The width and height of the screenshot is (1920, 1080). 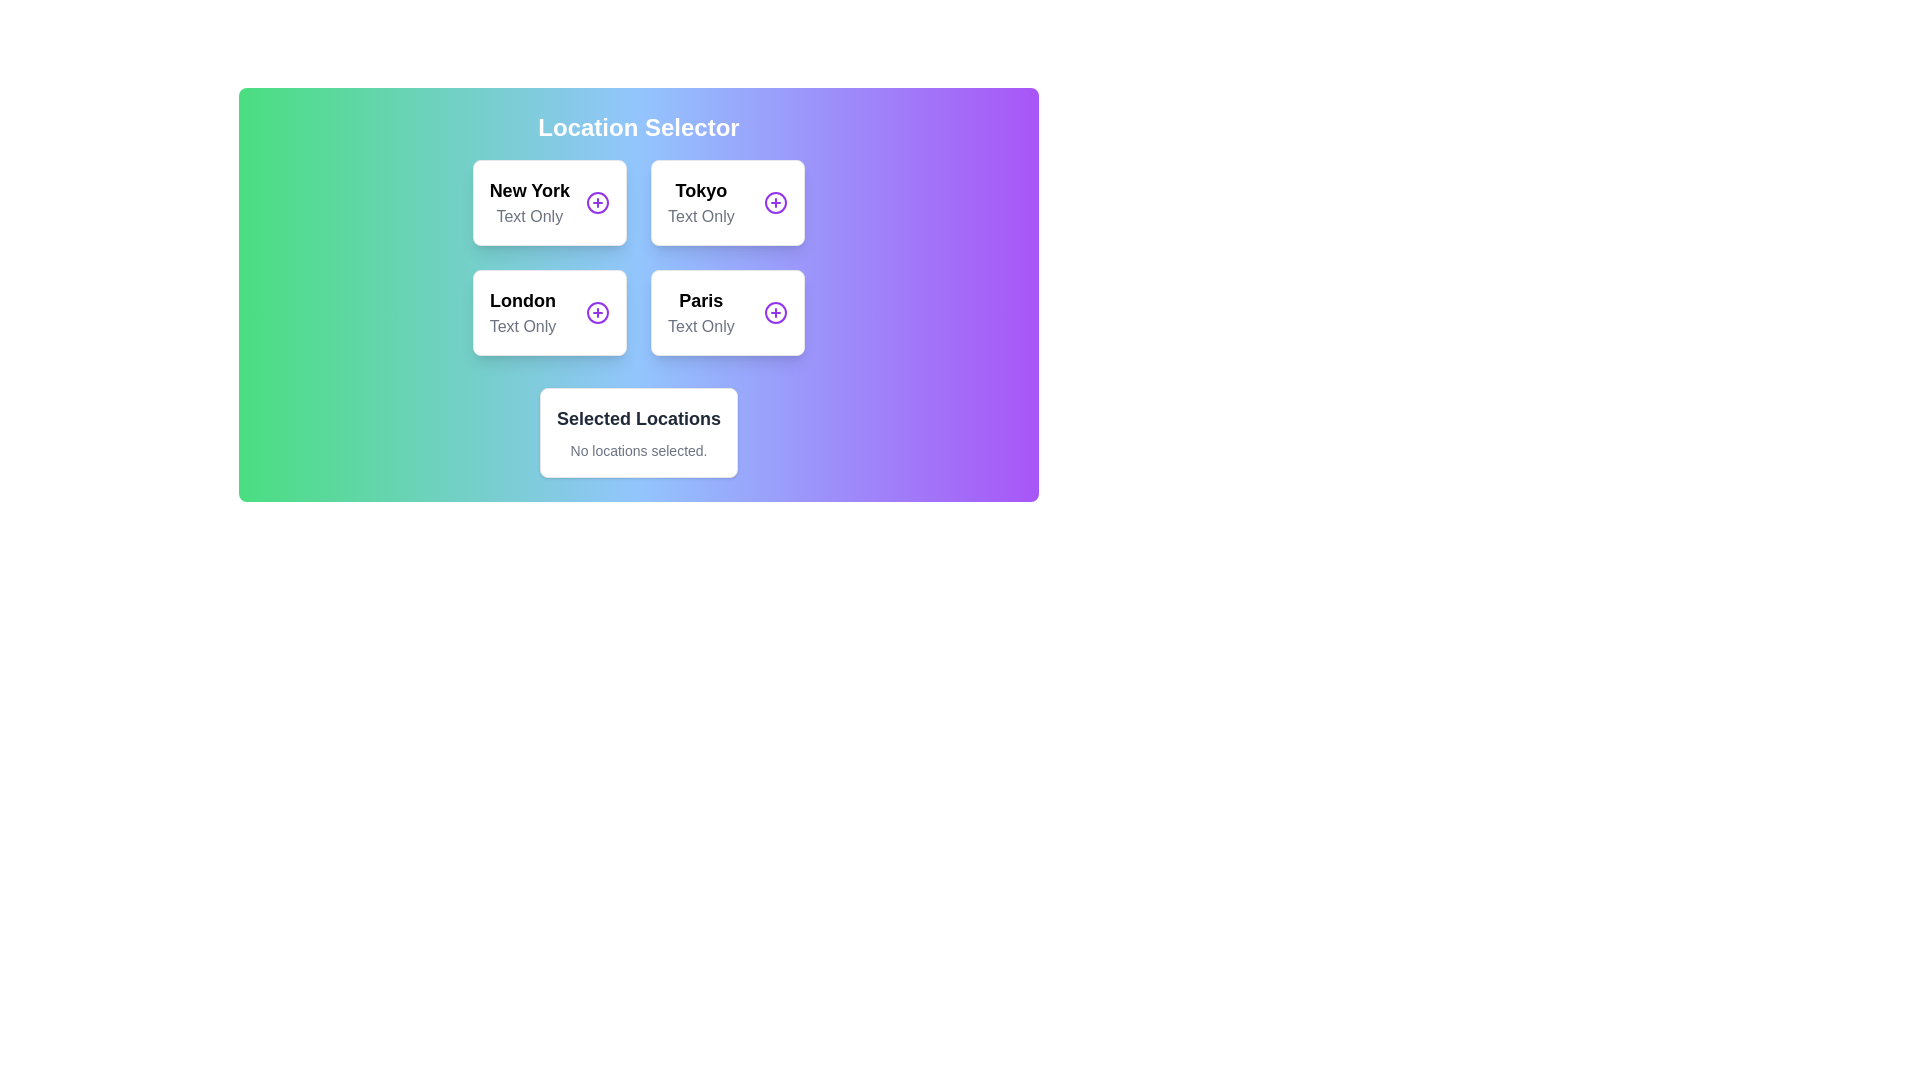 I want to click on the circular icon with a purple outline and a cross symbol inside, located to the right of the text 'London' to trigger a tooltip or highlight effect, so click(x=597, y=312).